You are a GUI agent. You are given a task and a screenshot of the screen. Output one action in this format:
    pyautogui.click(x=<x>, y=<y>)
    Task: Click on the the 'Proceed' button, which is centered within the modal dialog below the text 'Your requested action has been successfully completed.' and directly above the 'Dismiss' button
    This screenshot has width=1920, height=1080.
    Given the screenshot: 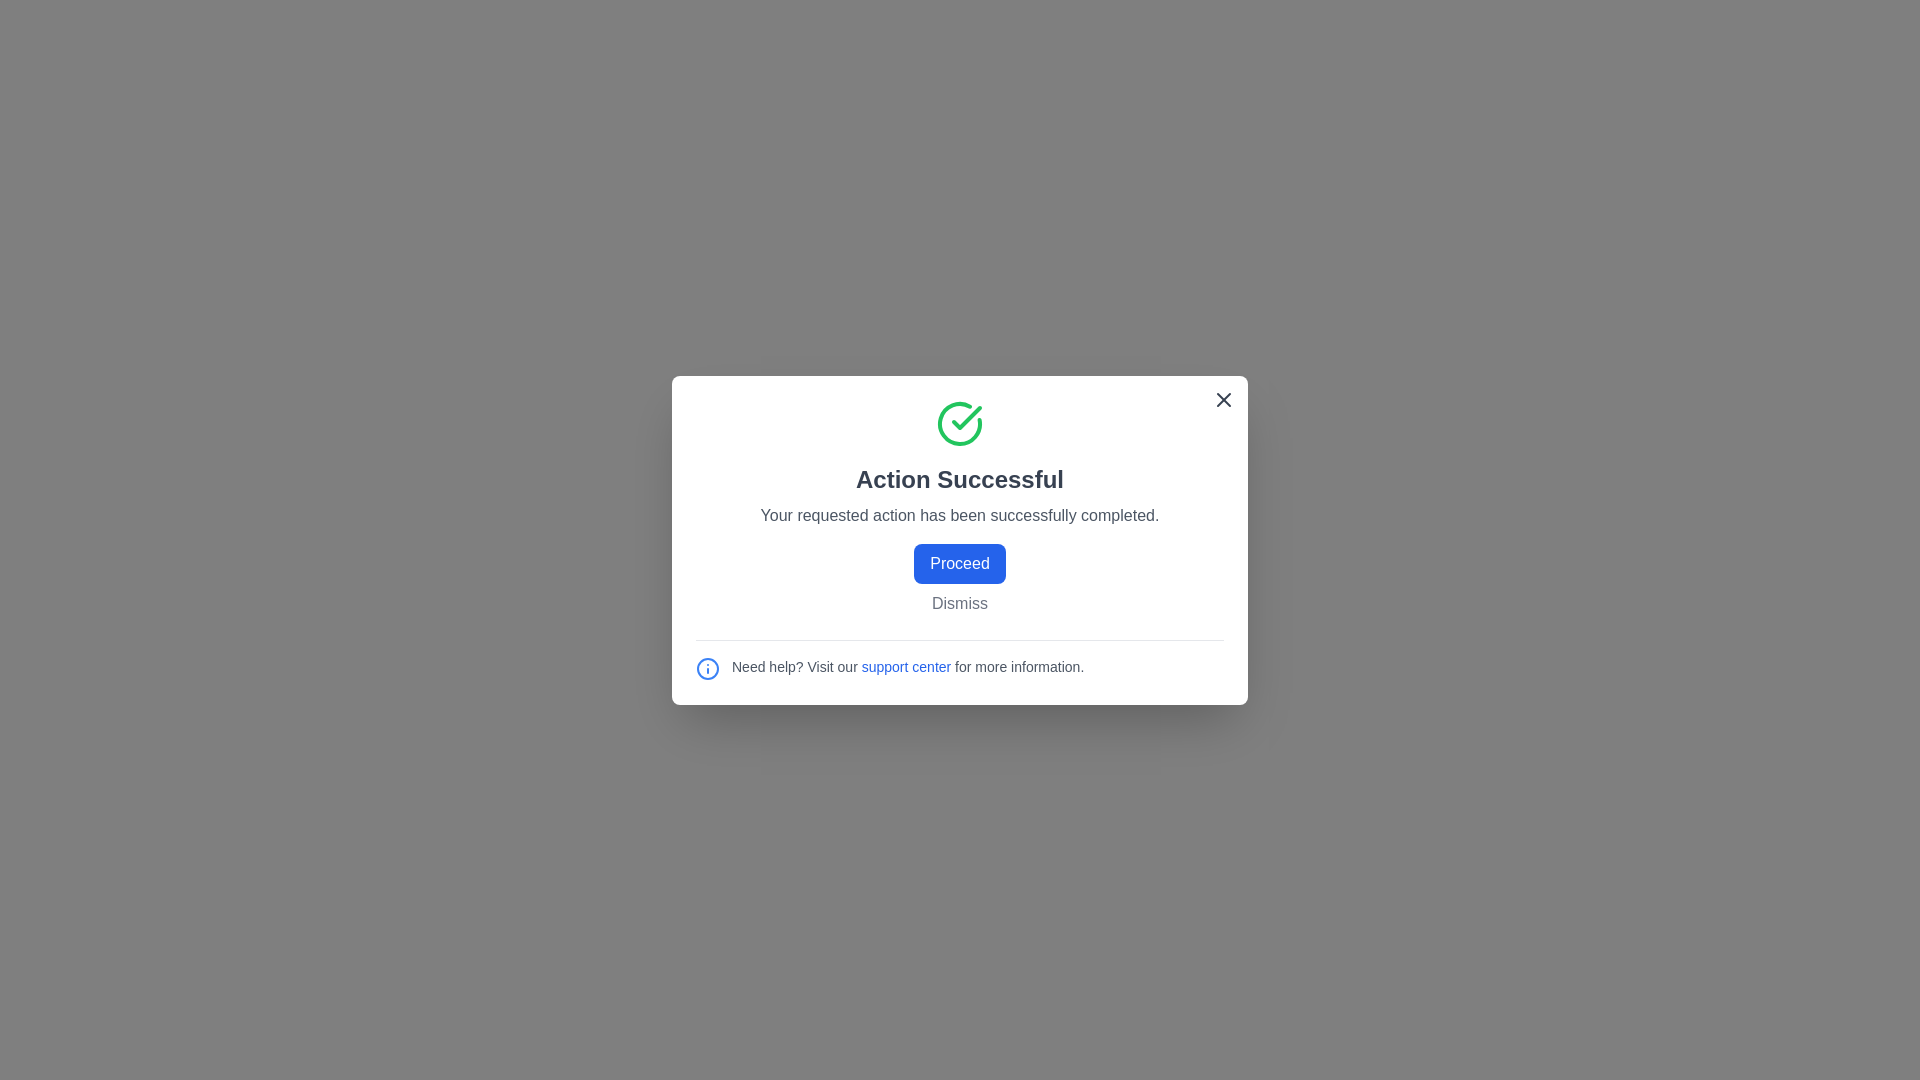 What is the action you would take?
    pyautogui.click(x=960, y=563)
    